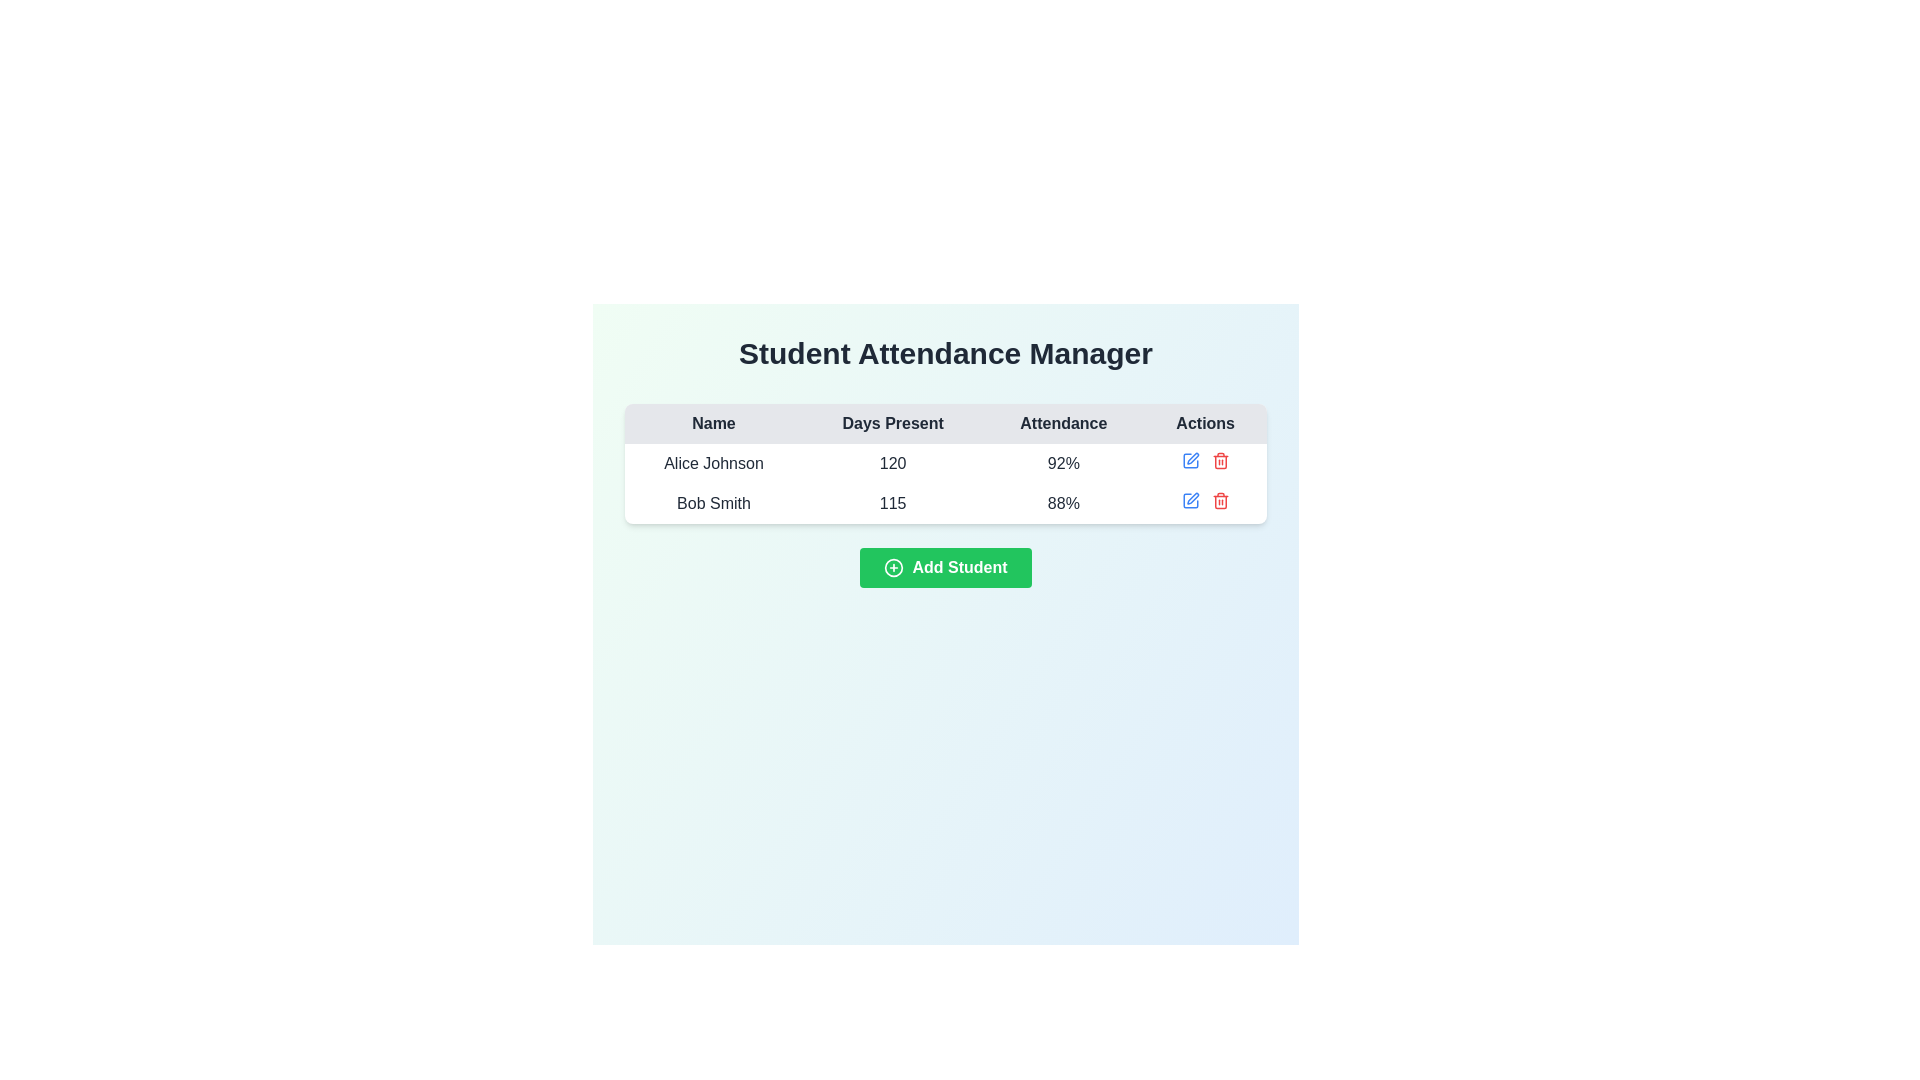  I want to click on the 'Add Student' button located below the attendance table, so click(944, 567).